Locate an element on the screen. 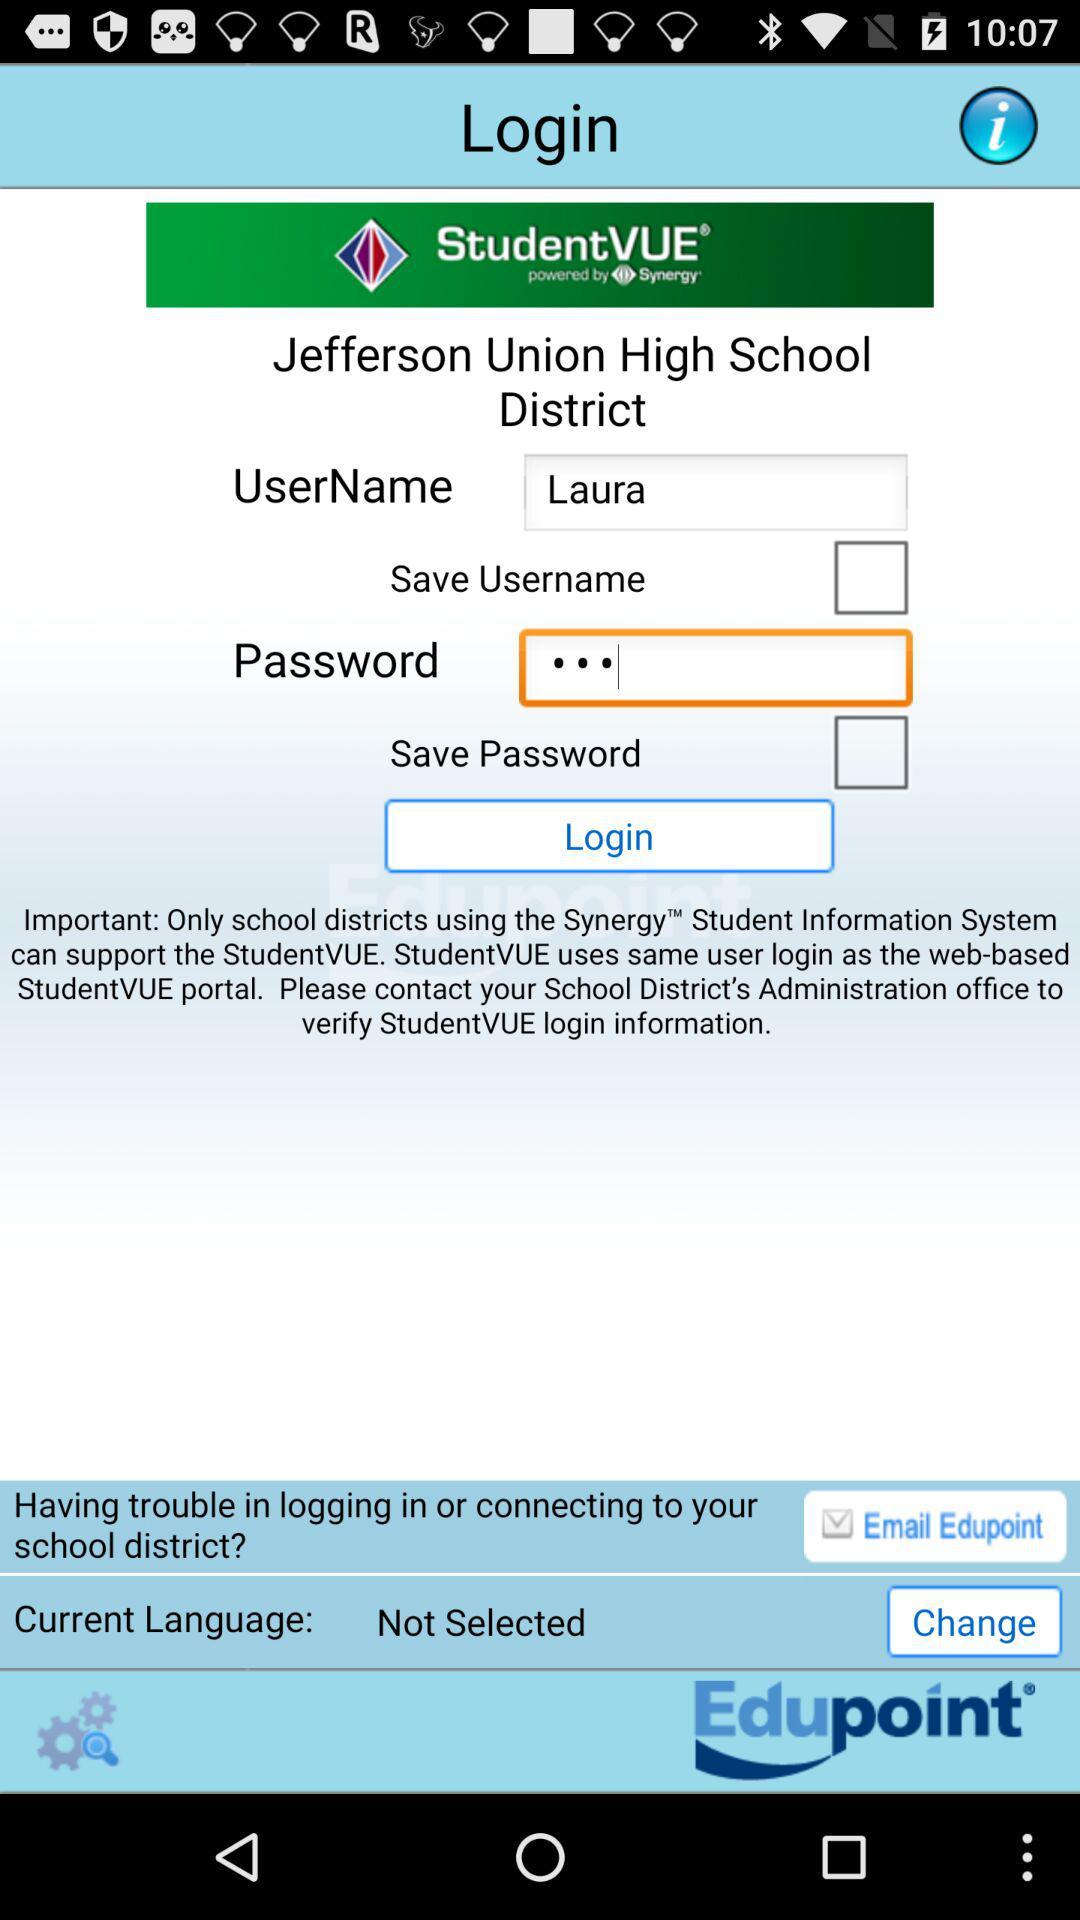 The image size is (1080, 1920). setting is located at coordinates (77, 1730).